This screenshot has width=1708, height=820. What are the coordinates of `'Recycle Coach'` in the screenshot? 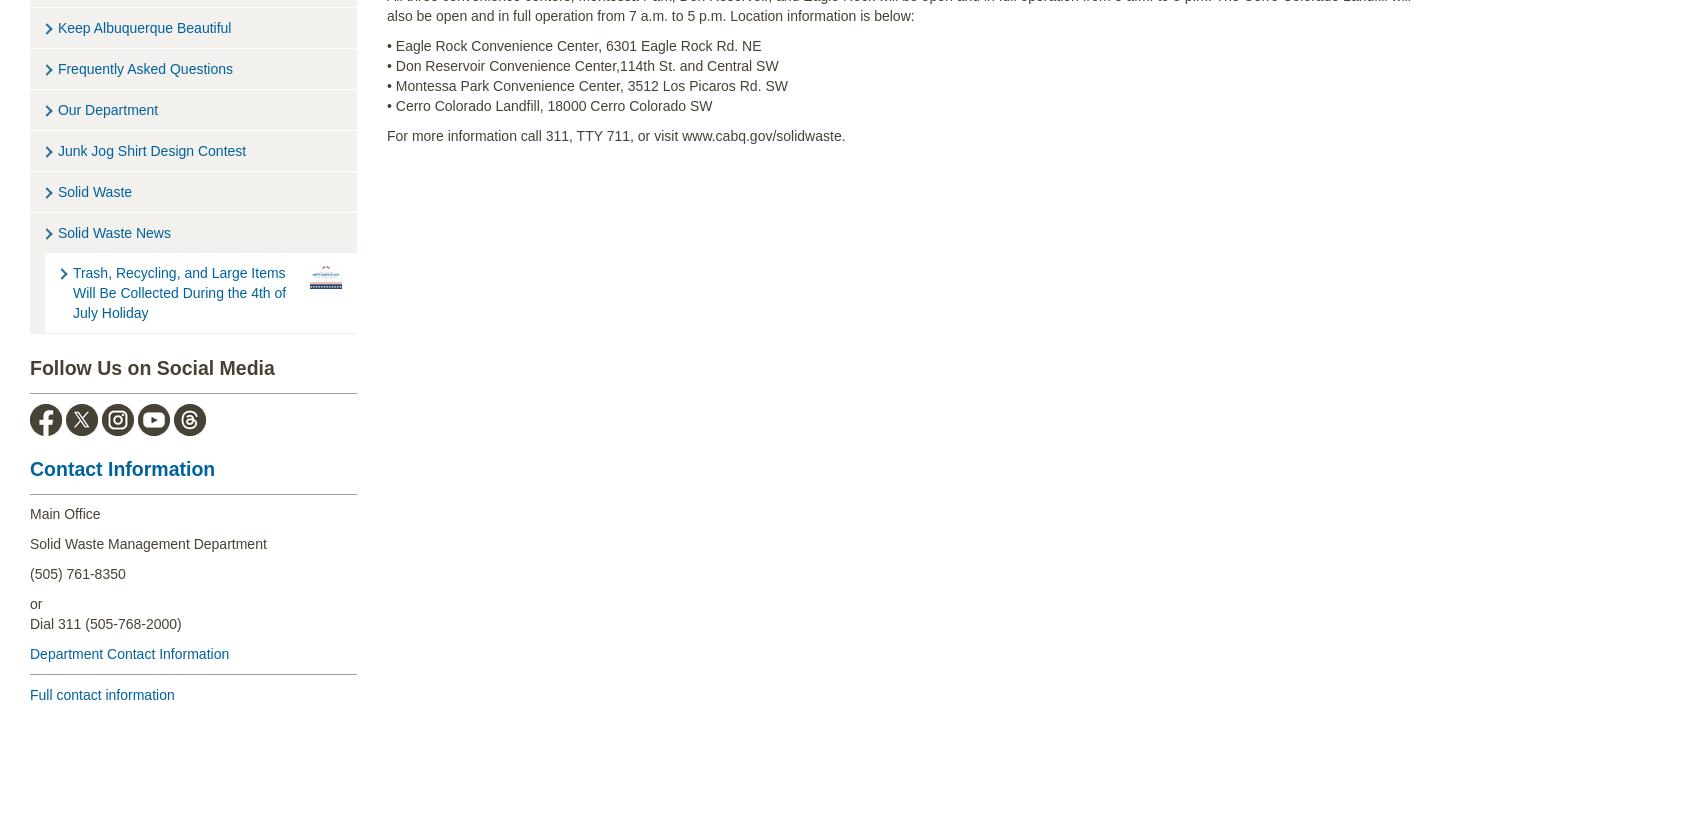 It's located at (1521, 55).